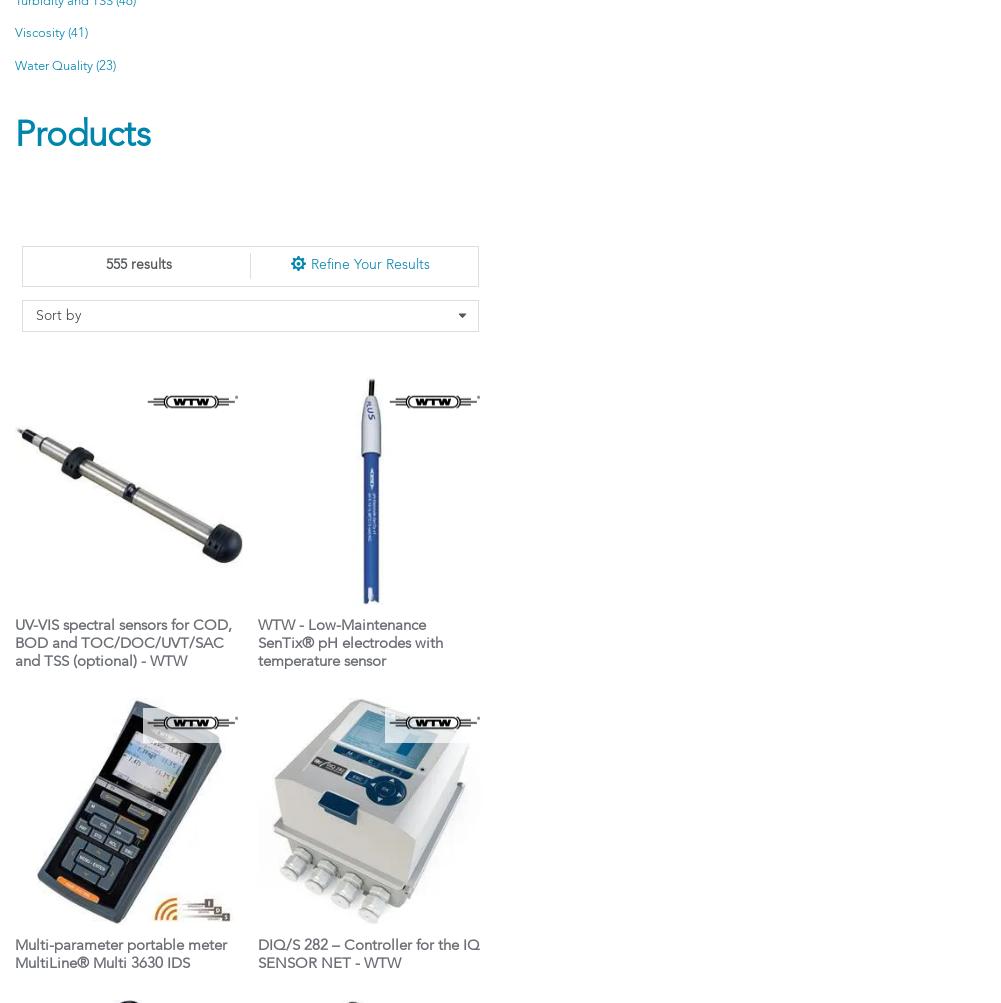 The height and width of the screenshot is (1003, 1001). Describe the element at coordinates (120, 954) in the screenshot. I see `'Multi-parameter portable meter MultiLine® Multi 3630 IDS'` at that location.